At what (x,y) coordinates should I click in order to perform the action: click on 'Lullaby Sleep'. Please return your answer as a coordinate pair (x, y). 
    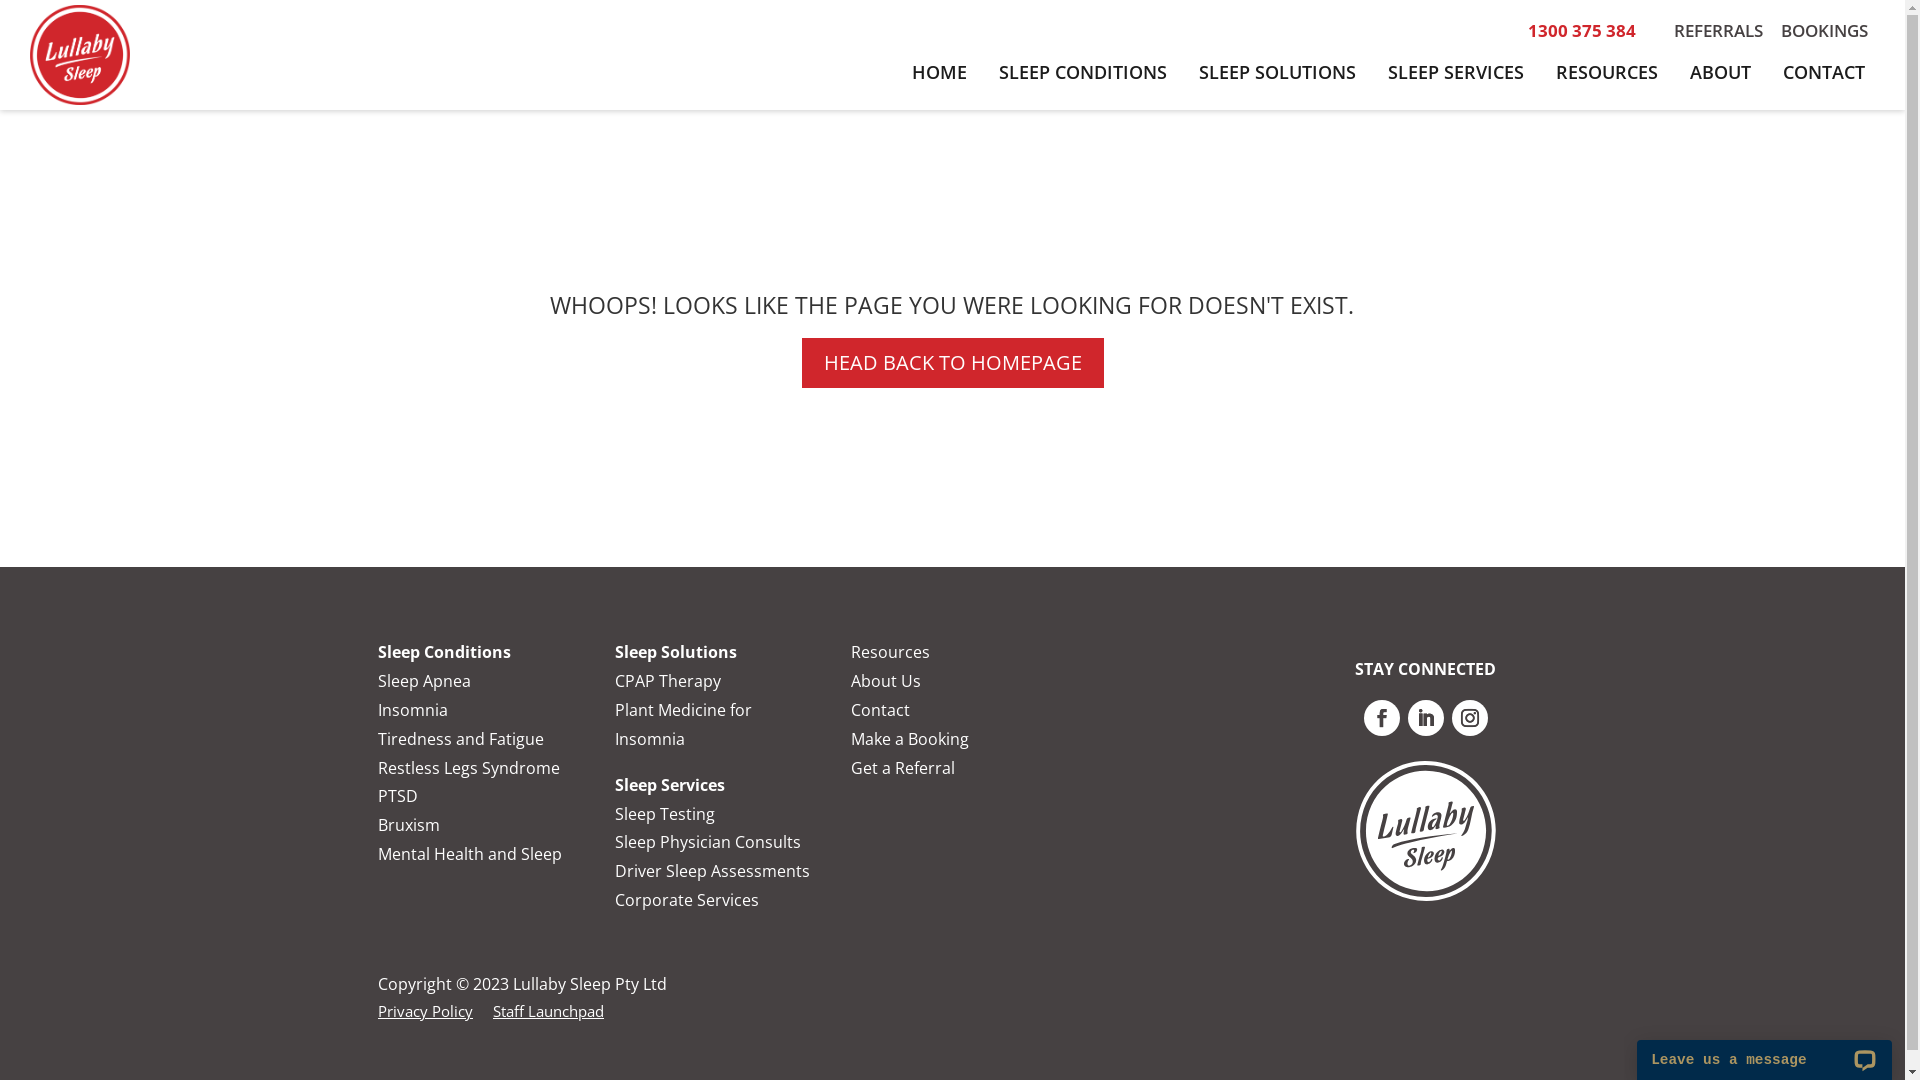
    Looking at the image, I should click on (80, 53).